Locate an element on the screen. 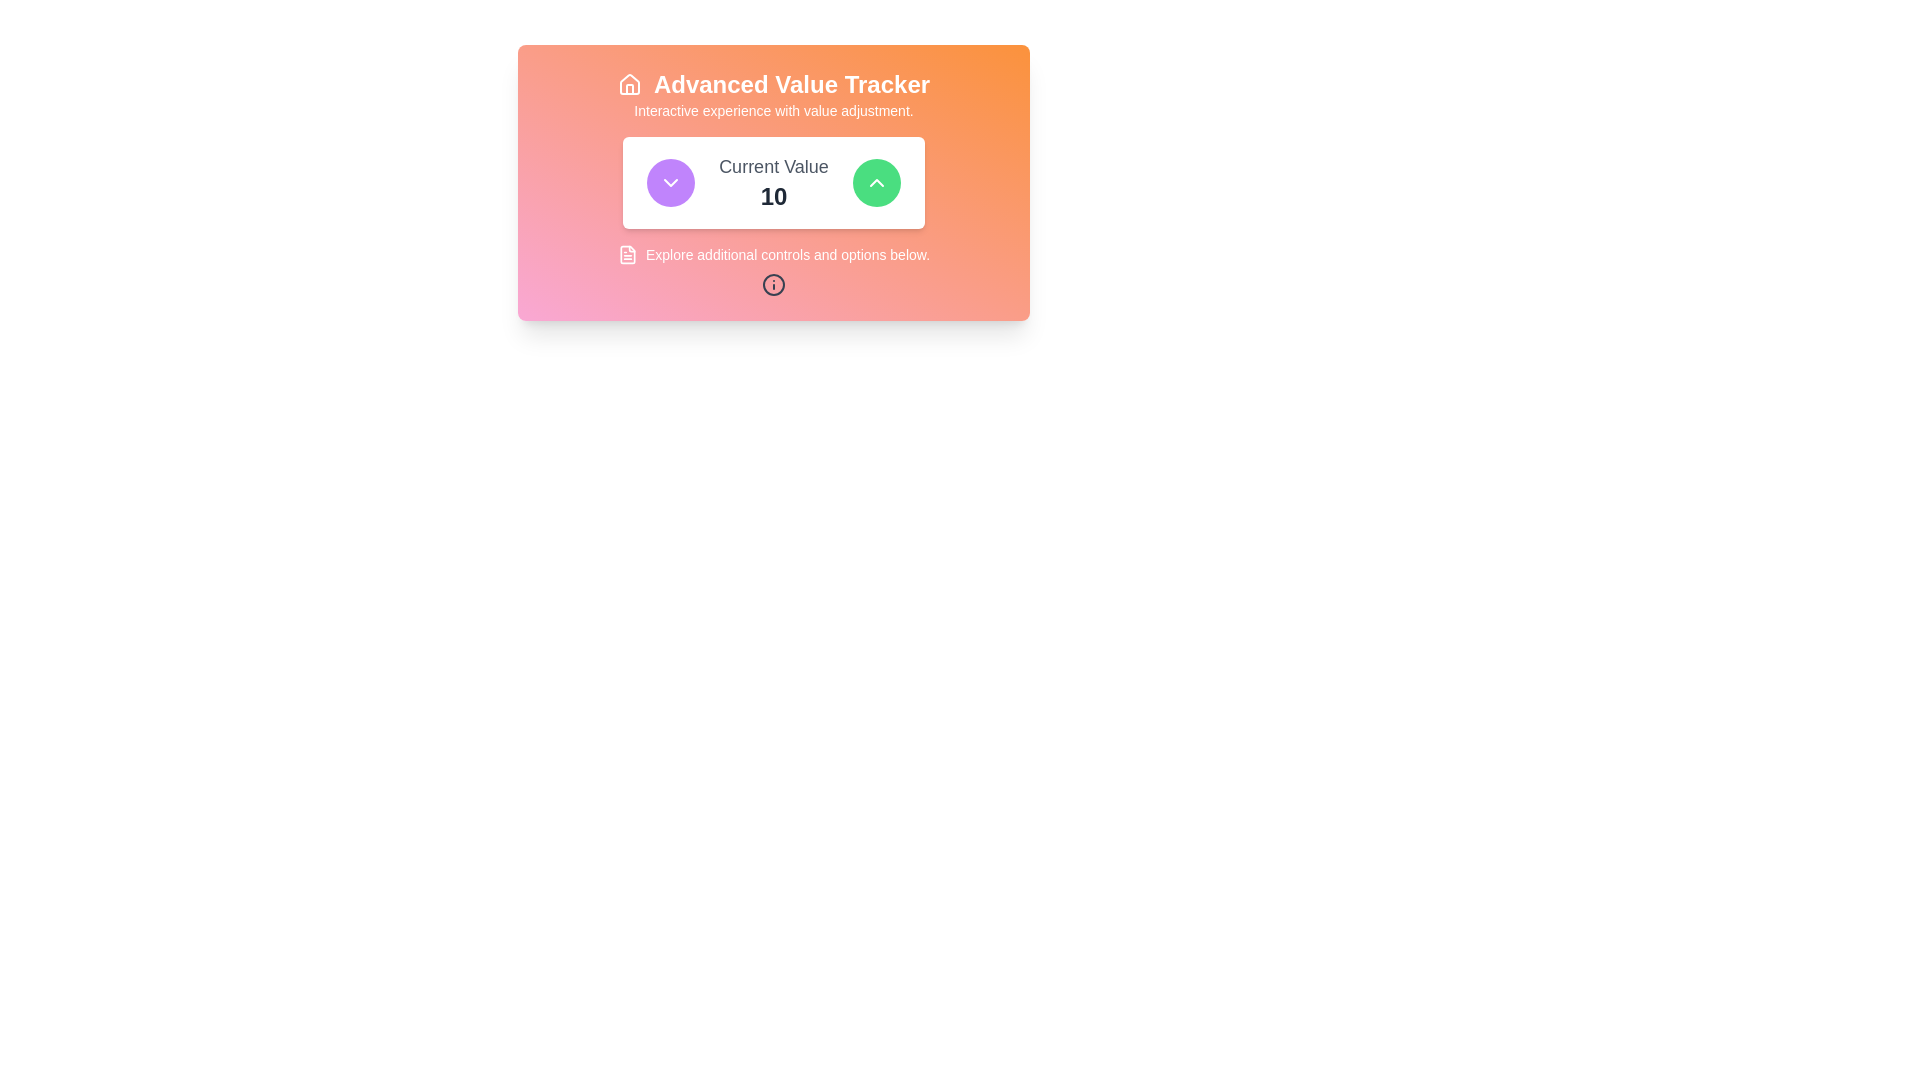  the informational icon located at the bottom center of the interface's additional controls section is located at coordinates (772, 285).